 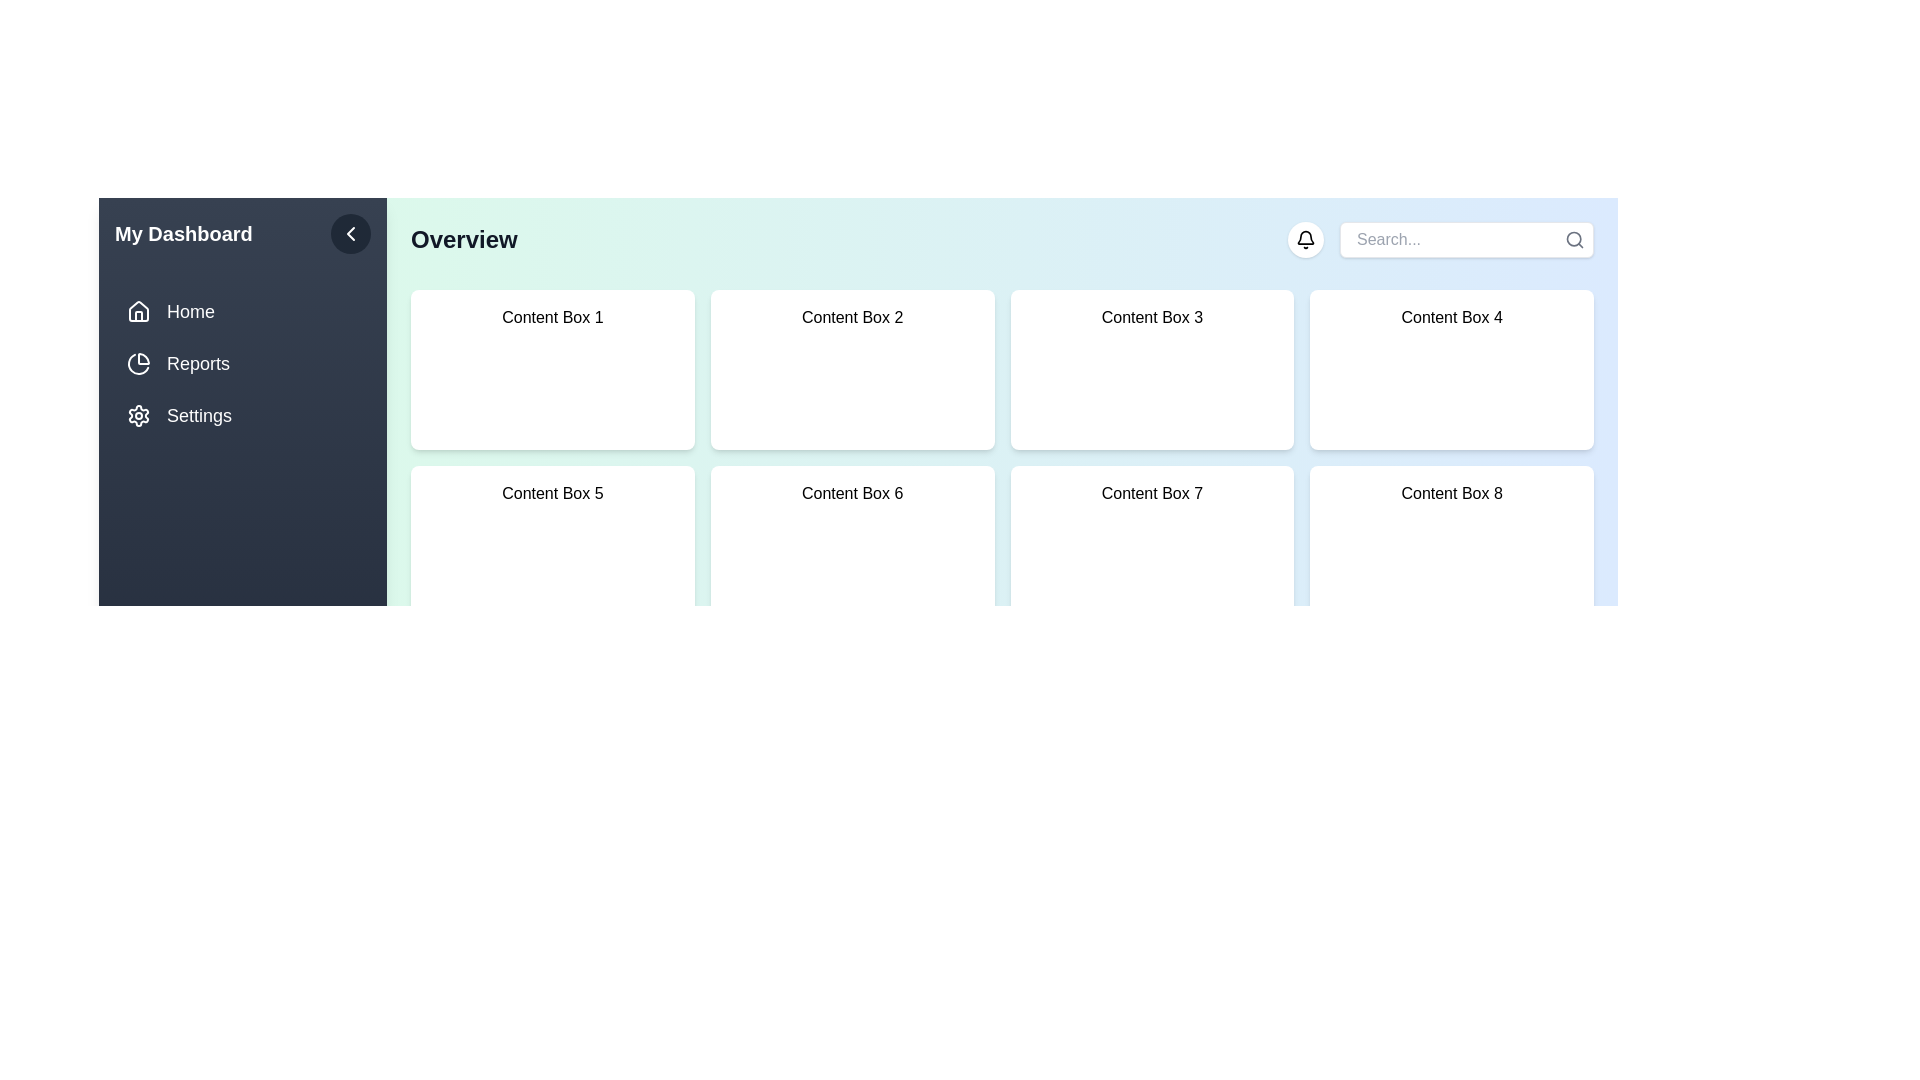 What do you see at coordinates (350, 233) in the screenshot?
I see `the sidebar toggle button to toggle the sidebar open or close` at bounding box center [350, 233].